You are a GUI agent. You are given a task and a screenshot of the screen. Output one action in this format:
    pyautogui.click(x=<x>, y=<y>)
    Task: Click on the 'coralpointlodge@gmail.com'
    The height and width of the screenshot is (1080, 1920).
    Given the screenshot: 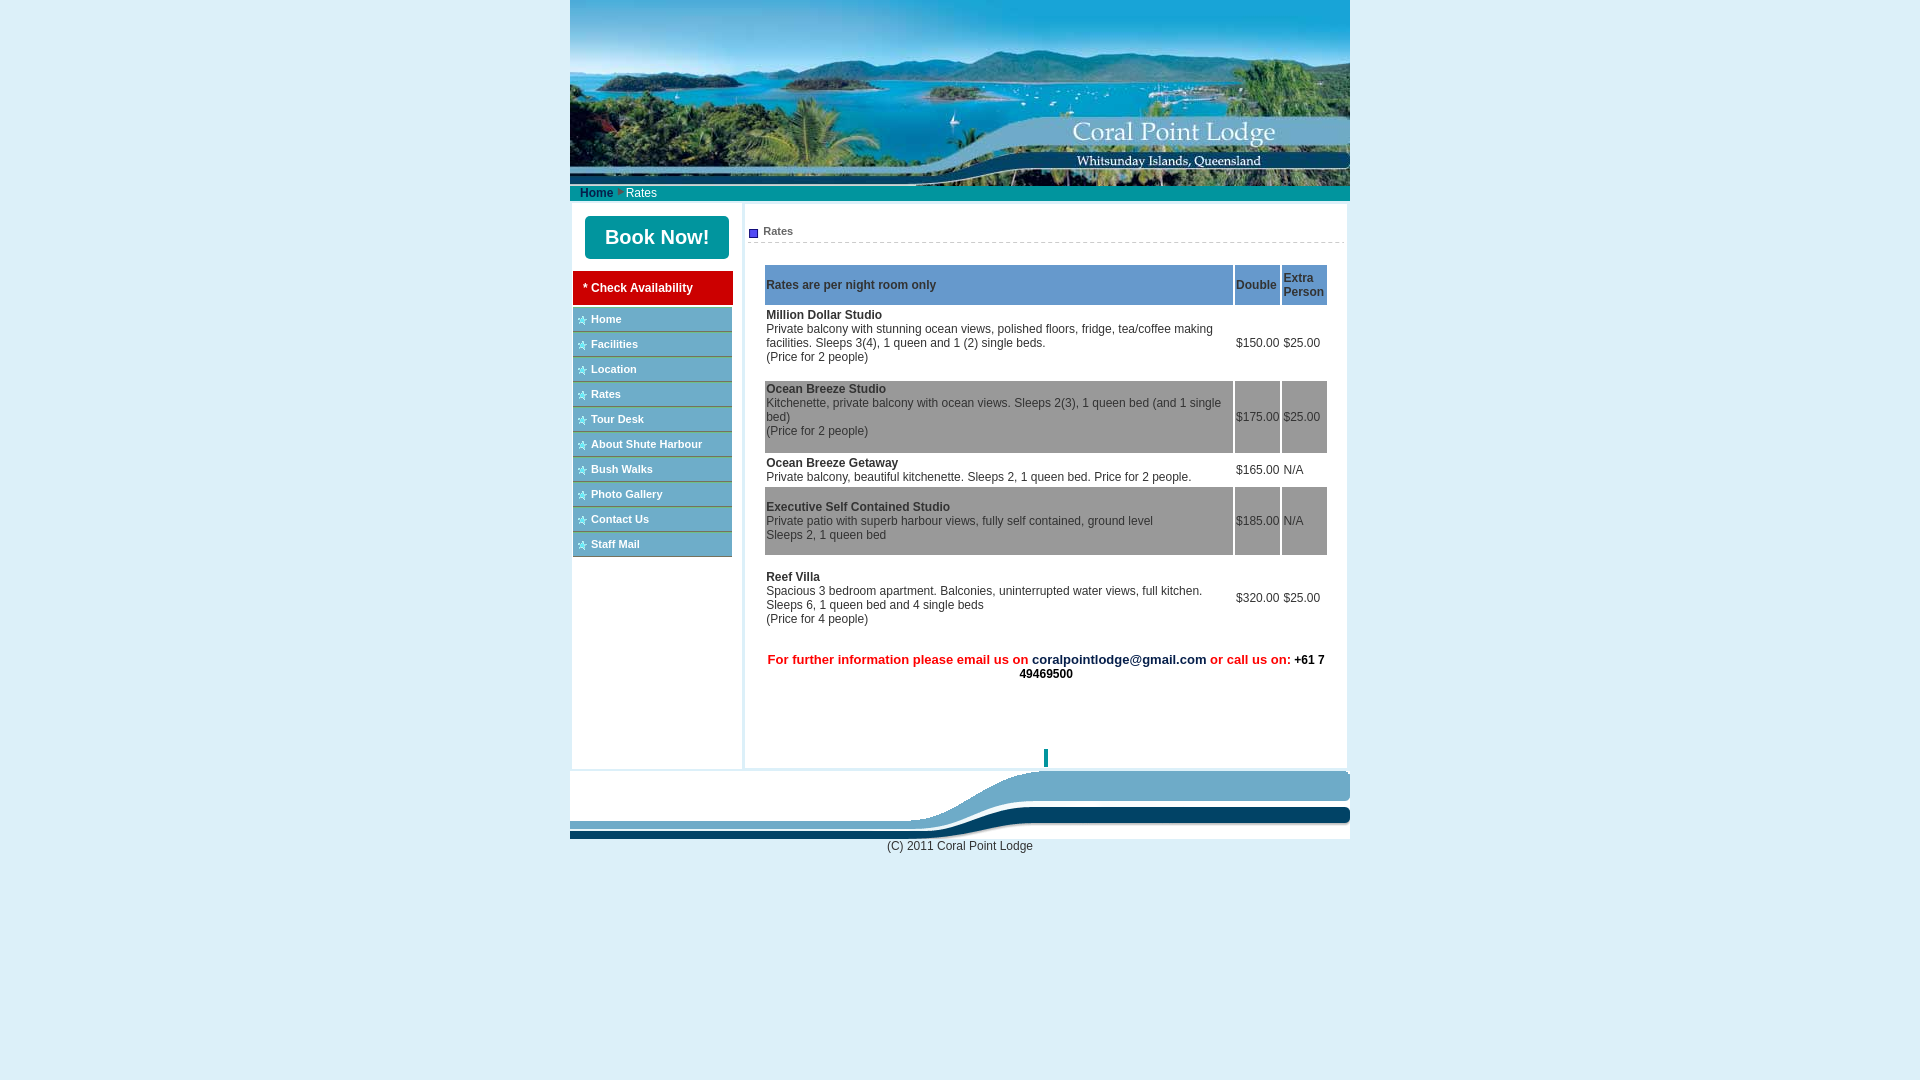 What is the action you would take?
    pyautogui.click(x=1117, y=659)
    